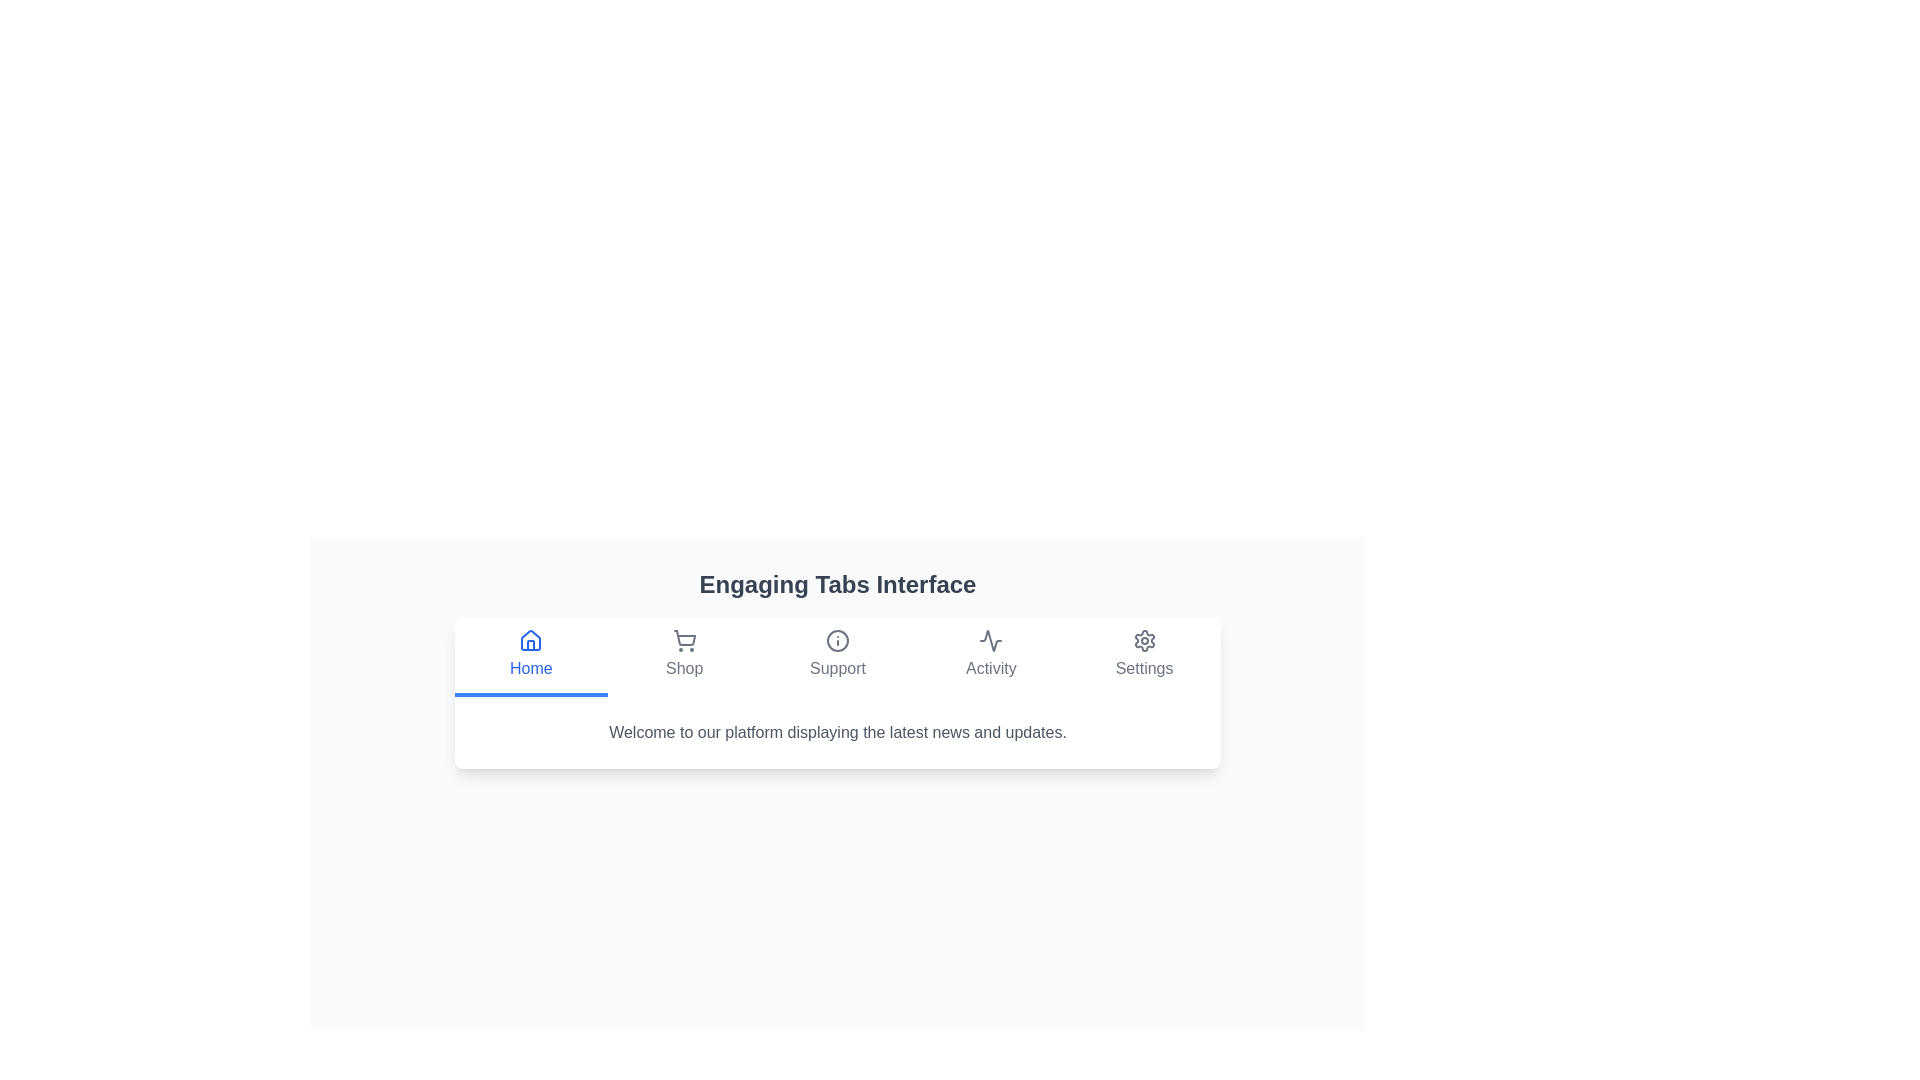 The height and width of the screenshot is (1080, 1920). What do you see at coordinates (837, 640) in the screenshot?
I see `the circular graphical icon located in the 'Support' tab, which is centrally positioned within the third tab element of the navigation menu` at bounding box center [837, 640].